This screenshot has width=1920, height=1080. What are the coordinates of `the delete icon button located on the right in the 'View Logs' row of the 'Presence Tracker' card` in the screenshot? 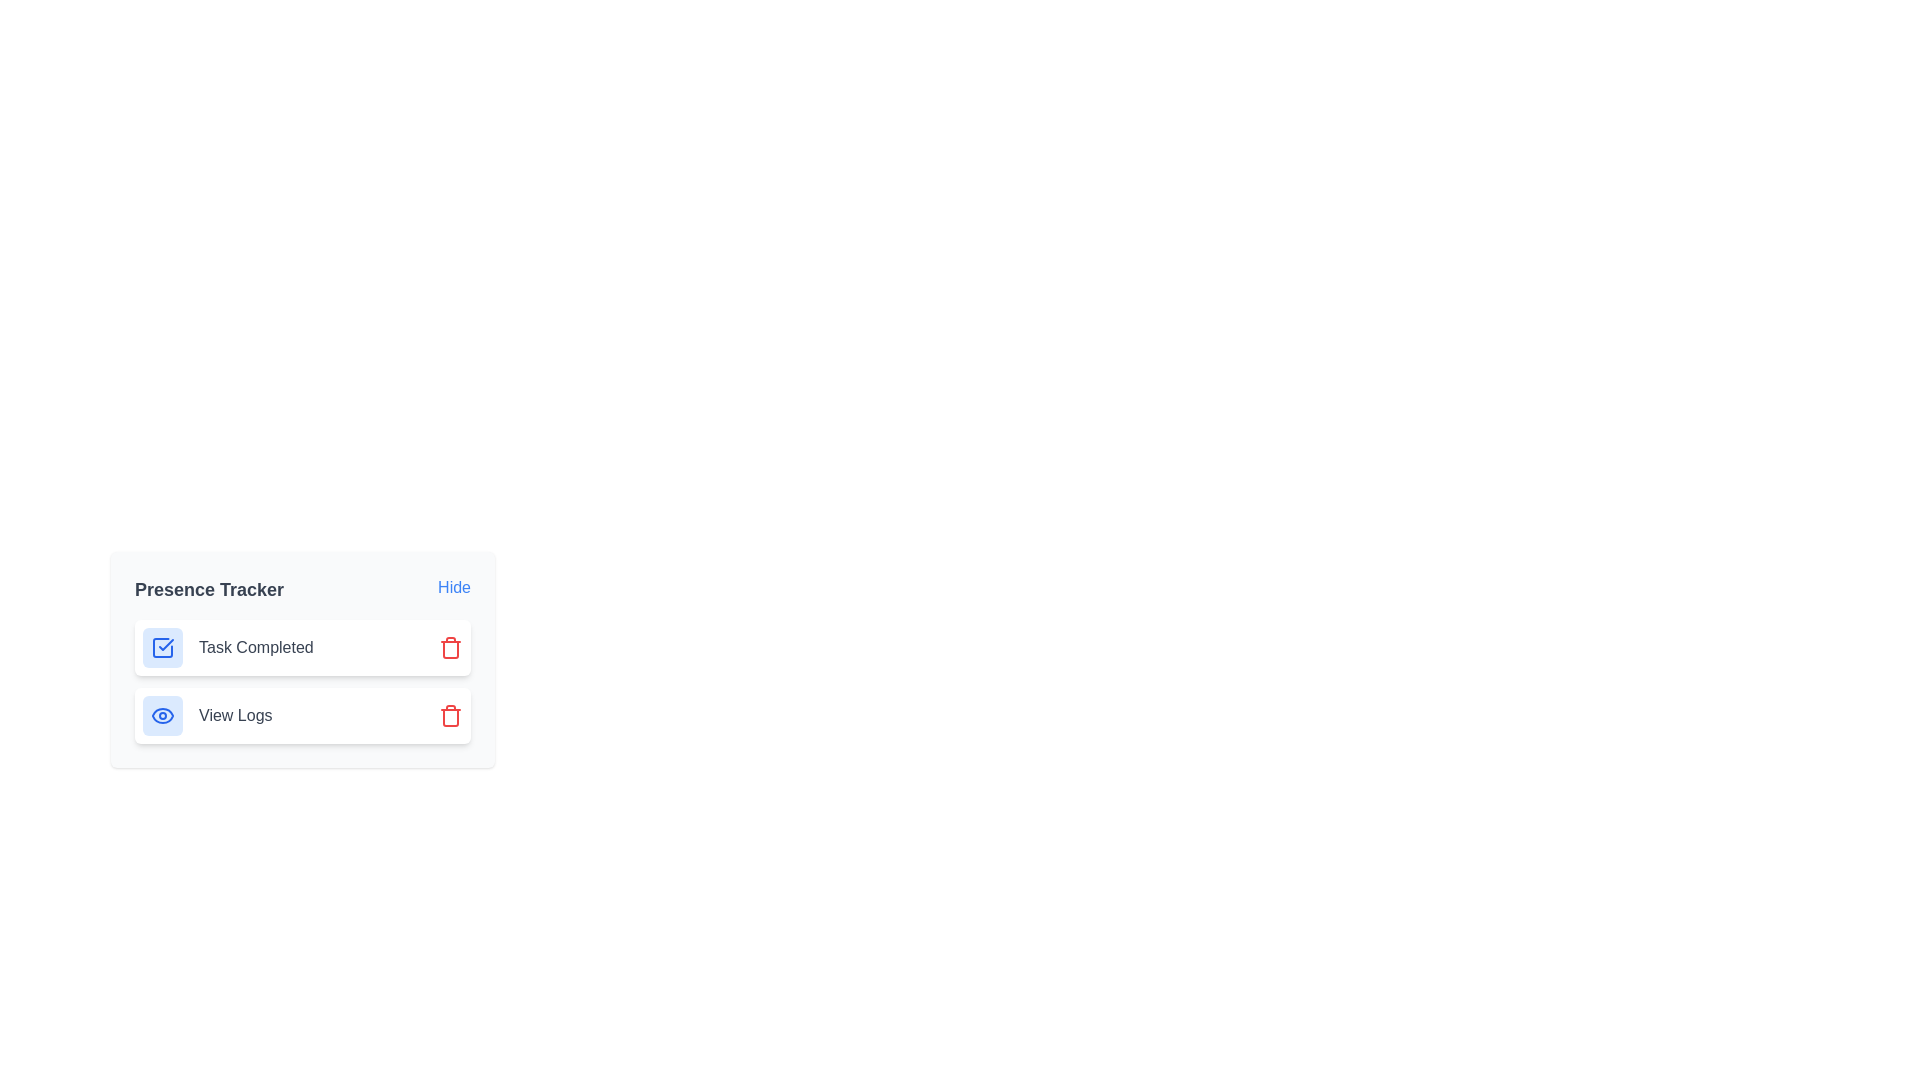 It's located at (450, 715).